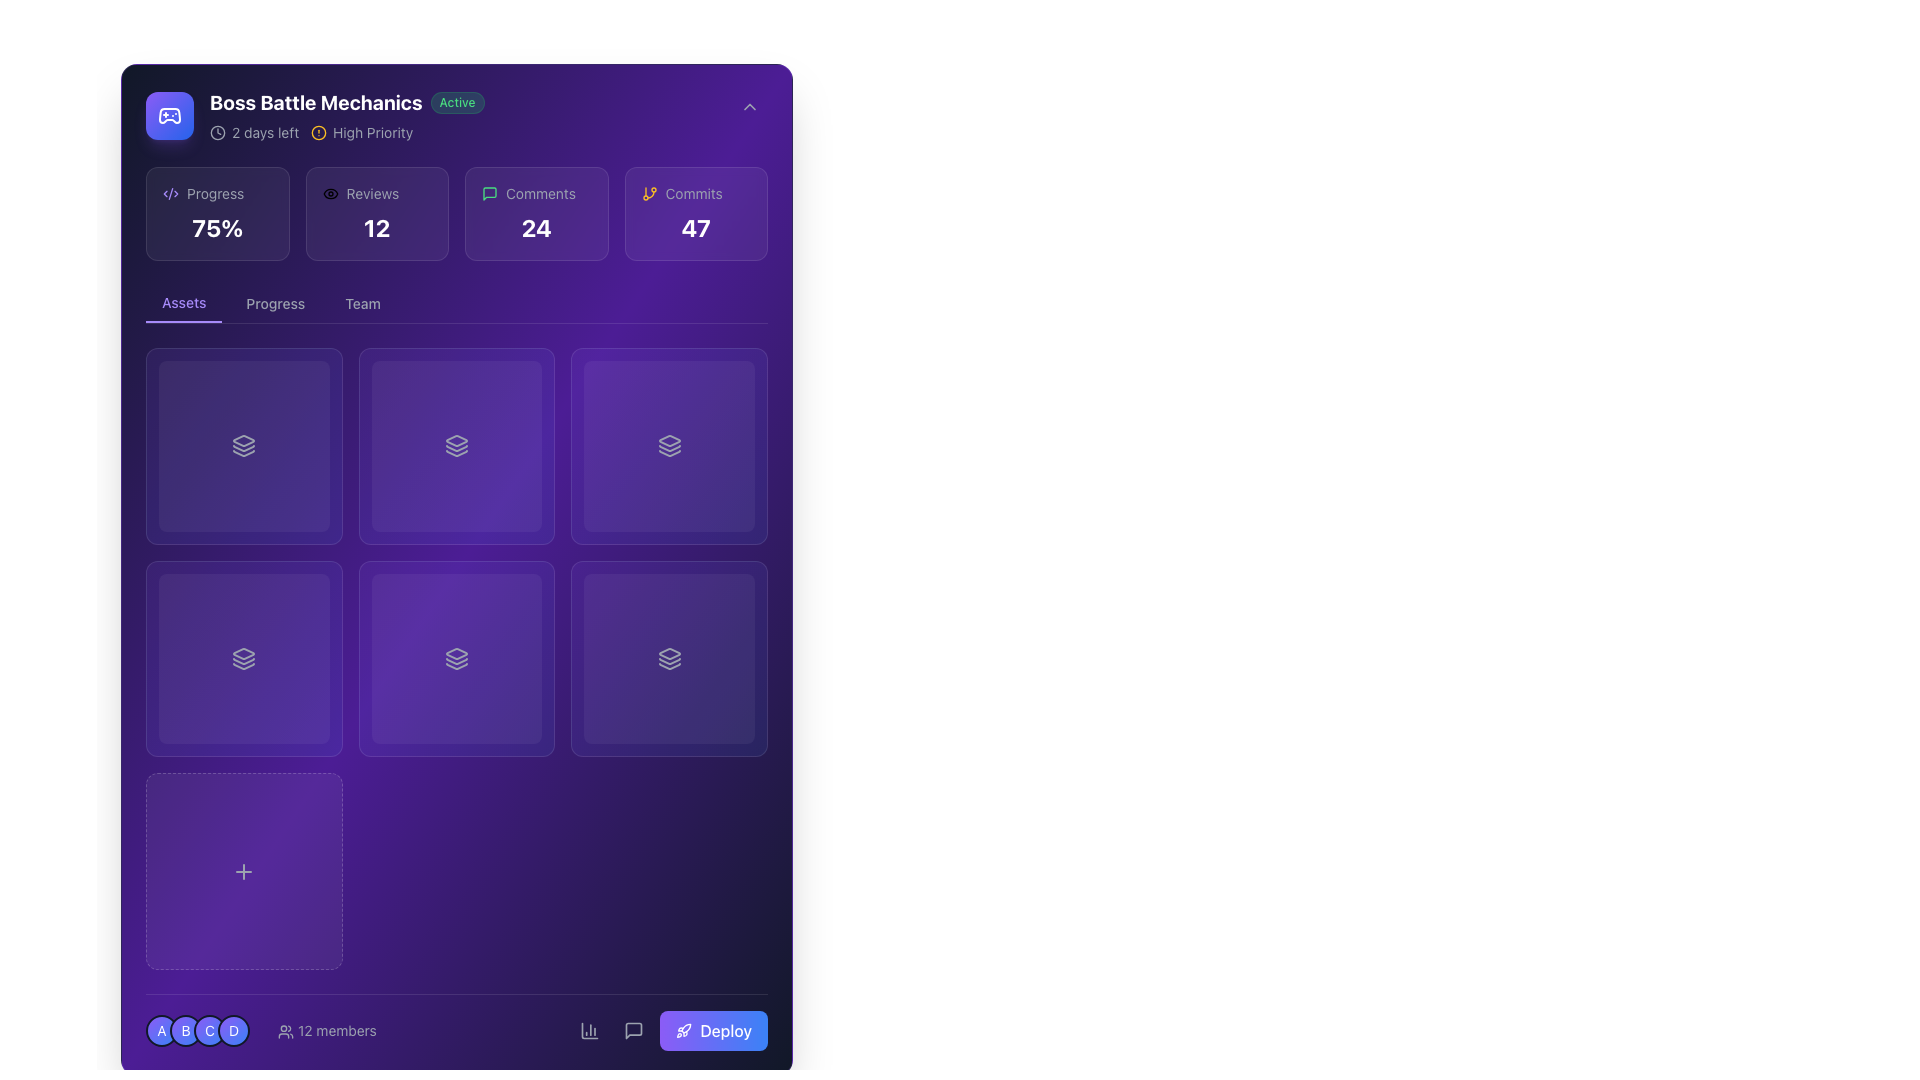  What do you see at coordinates (536, 226) in the screenshot?
I see `the bold, large-sized static text displaying the number '24' in white color, which is located in the 'Comments' card on the upper interface area` at bounding box center [536, 226].